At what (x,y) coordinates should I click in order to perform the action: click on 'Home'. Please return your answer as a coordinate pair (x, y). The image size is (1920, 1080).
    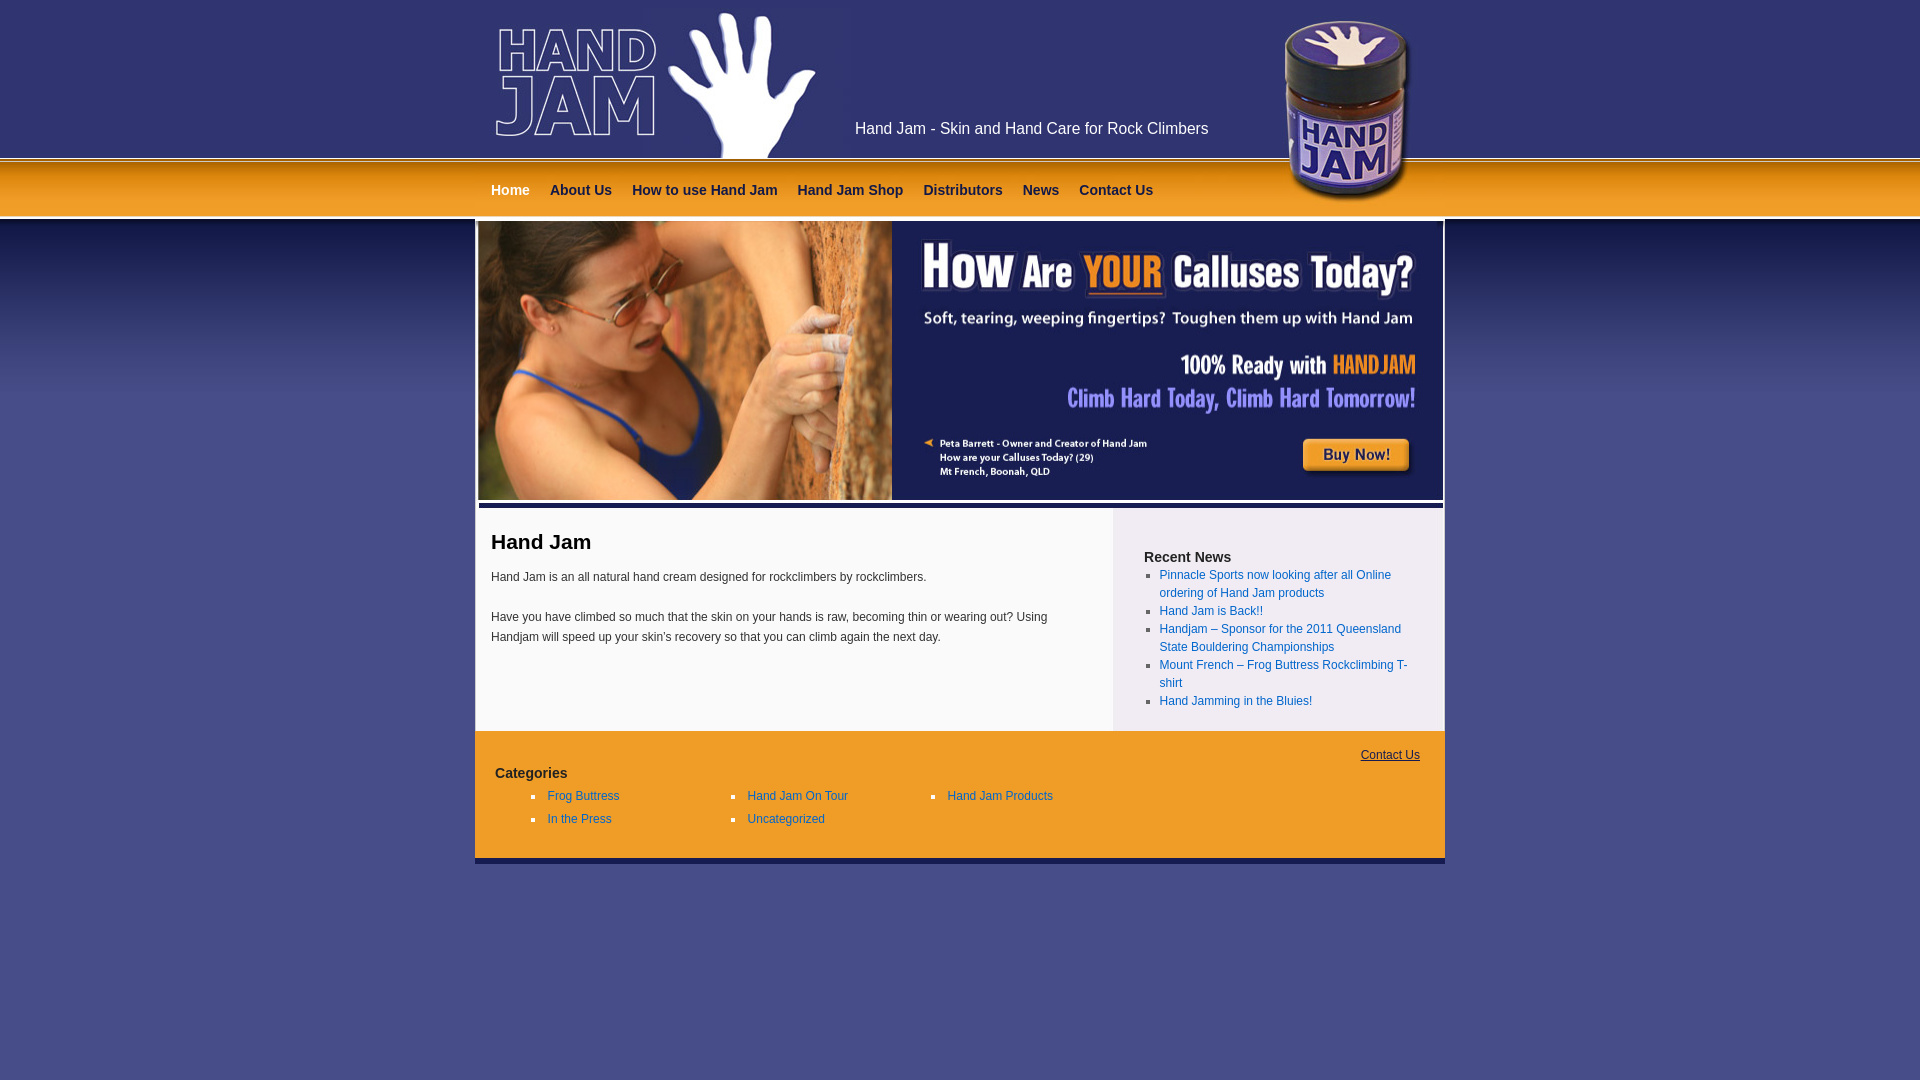
    Looking at the image, I should click on (510, 190).